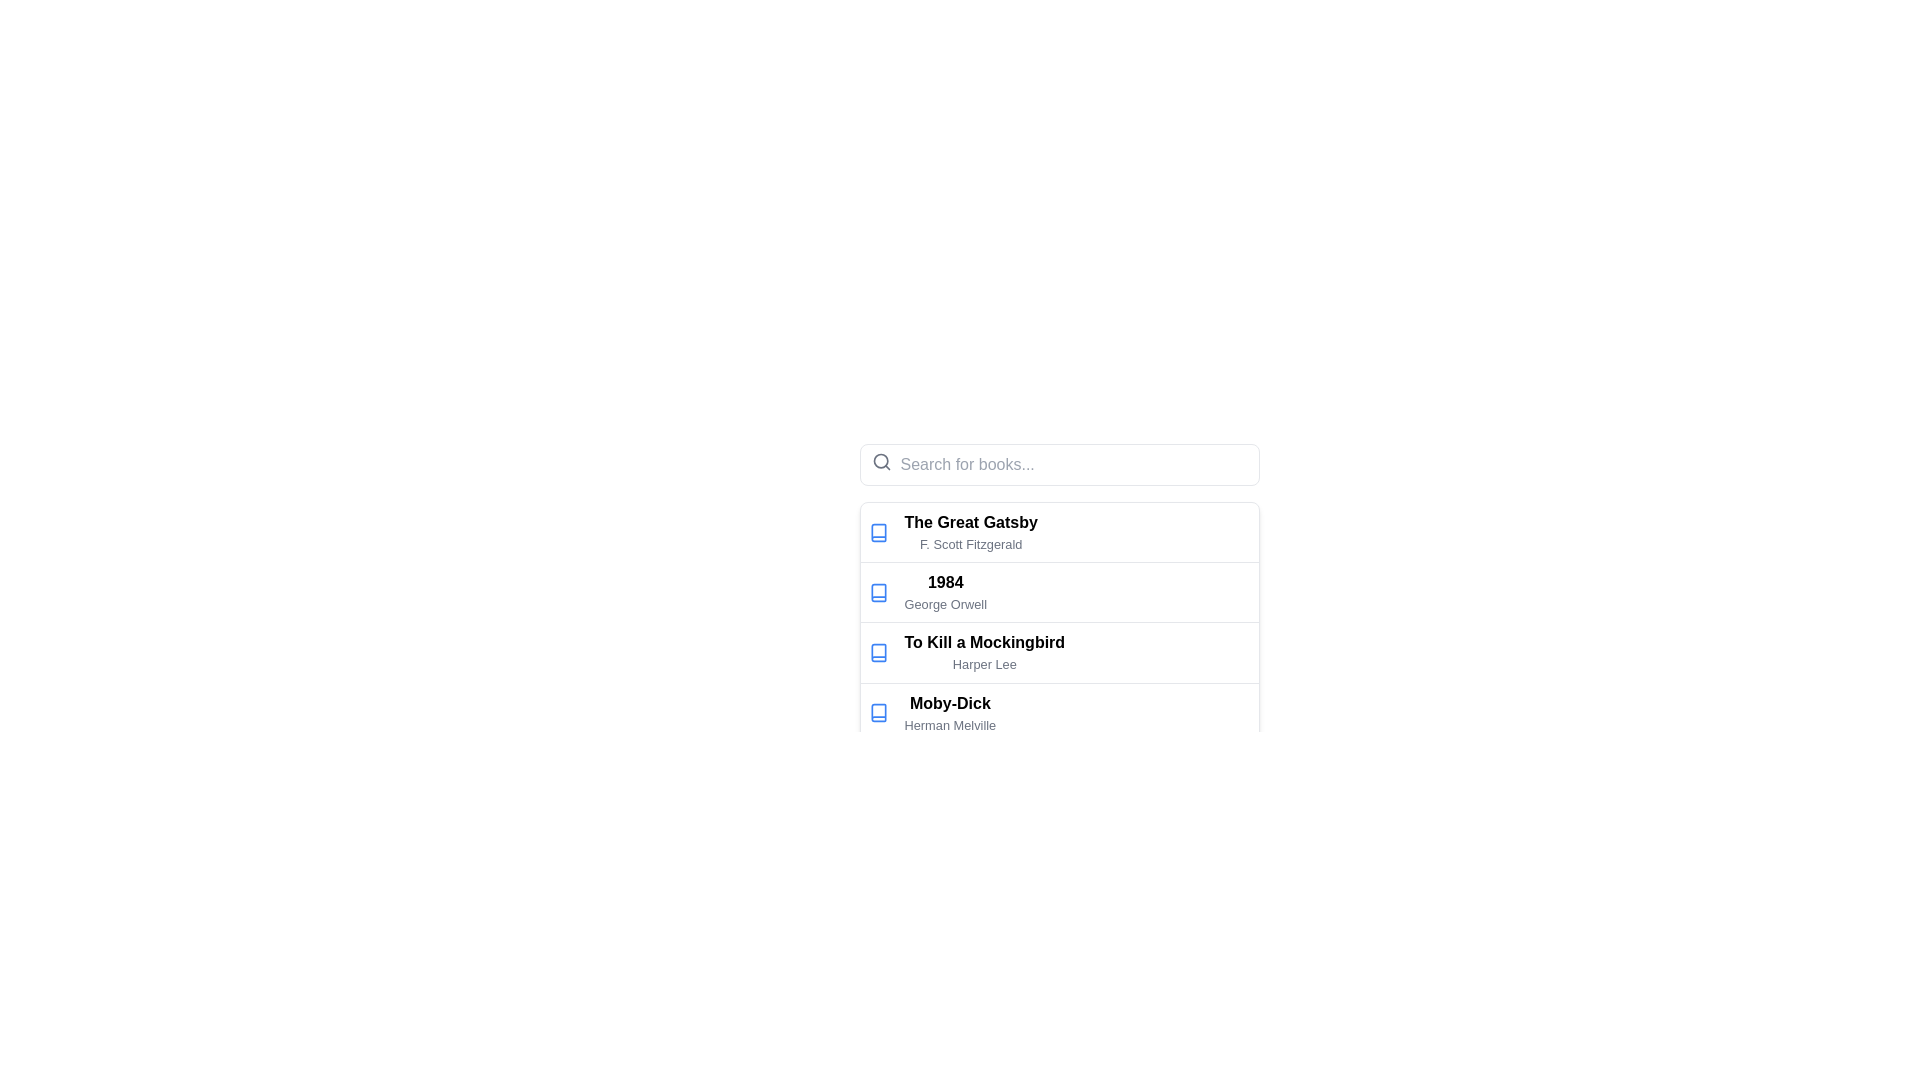  Describe the element at coordinates (971, 521) in the screenshot. I see `the text label 'The Great Gatsby', which is styled in bold black font and positioned as the first item in a list of books above the author's name 'F. Scott Fitzgerald'` at that location.